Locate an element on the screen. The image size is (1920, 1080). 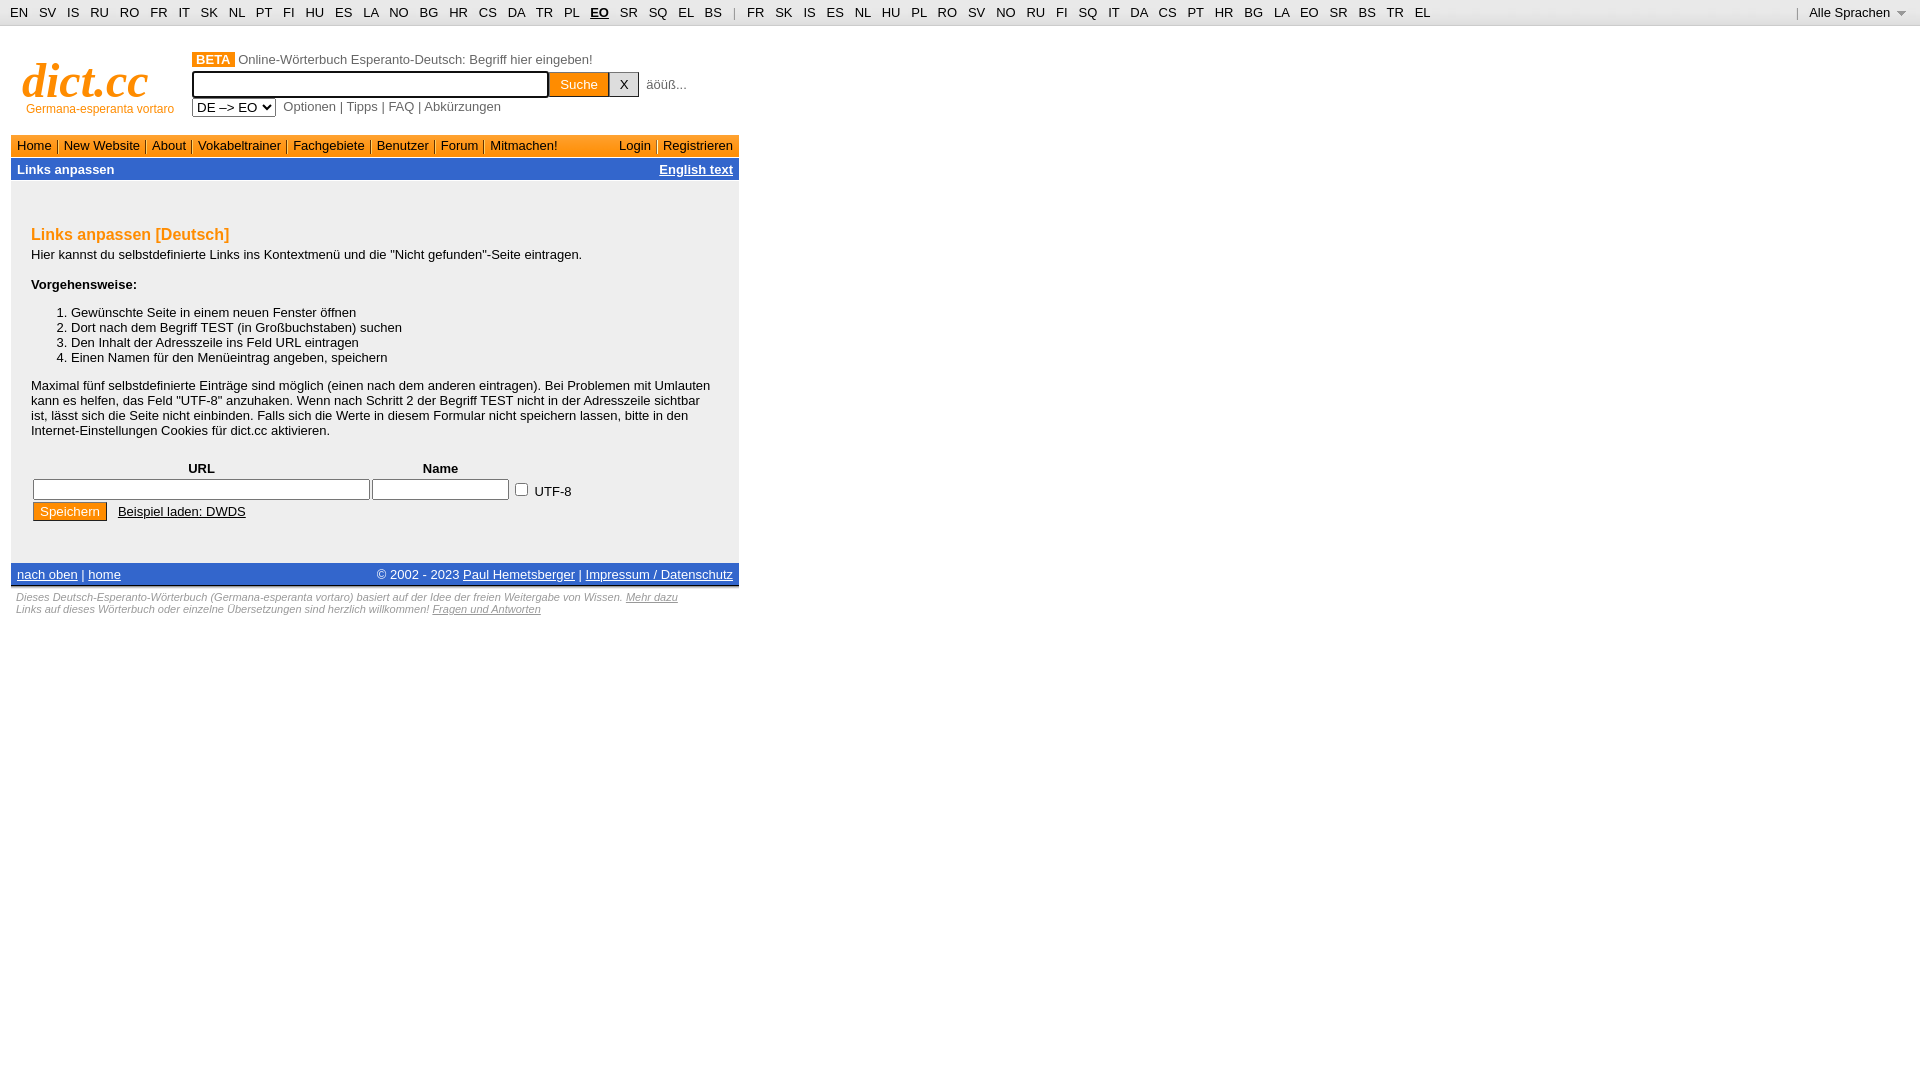
'Paul Hemetsberger' is located at coordinates (518, 573).